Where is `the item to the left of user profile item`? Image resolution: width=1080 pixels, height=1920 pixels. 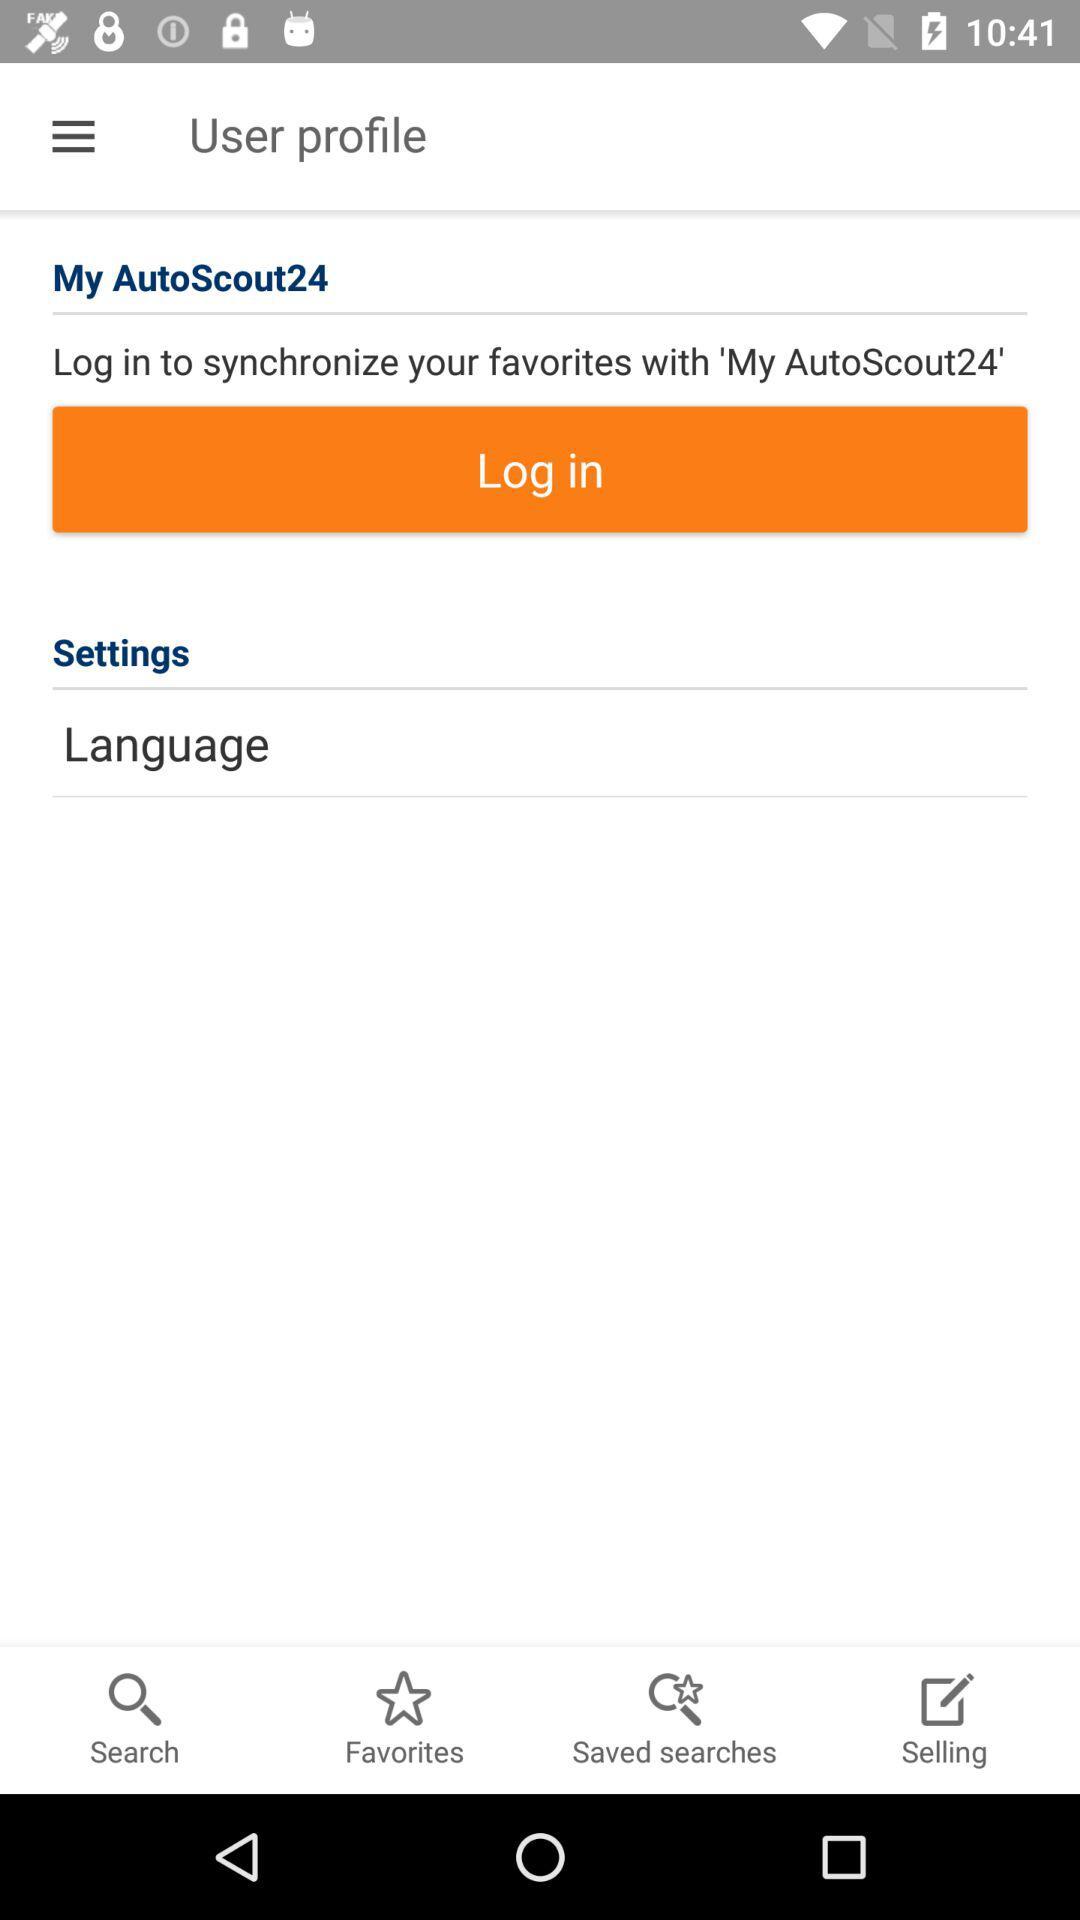
the item to the left of user profile item is located at coordinates (72, 135).